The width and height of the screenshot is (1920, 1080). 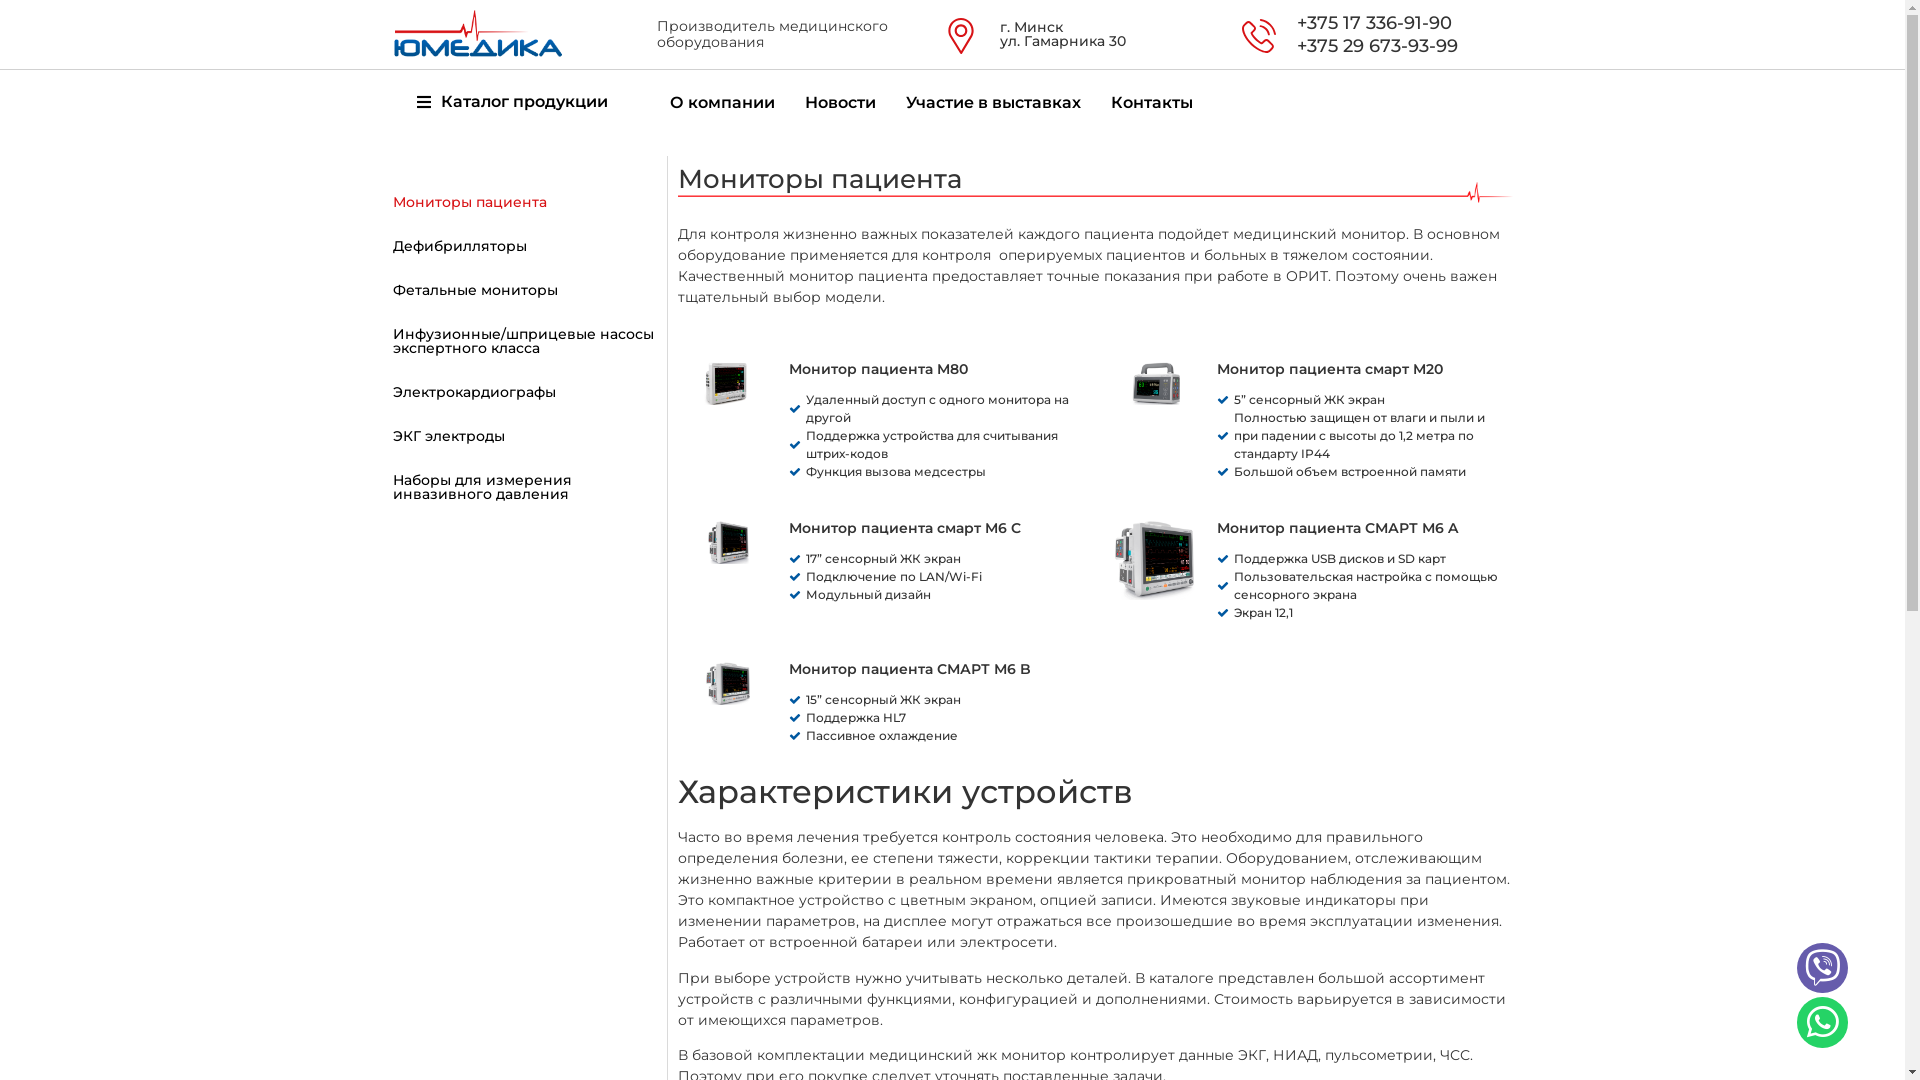 What do you see at coordinates (1373, 23) in the screenshot?
I see `'+375 17 336-91-90'` at bounding box center [1373, 23].